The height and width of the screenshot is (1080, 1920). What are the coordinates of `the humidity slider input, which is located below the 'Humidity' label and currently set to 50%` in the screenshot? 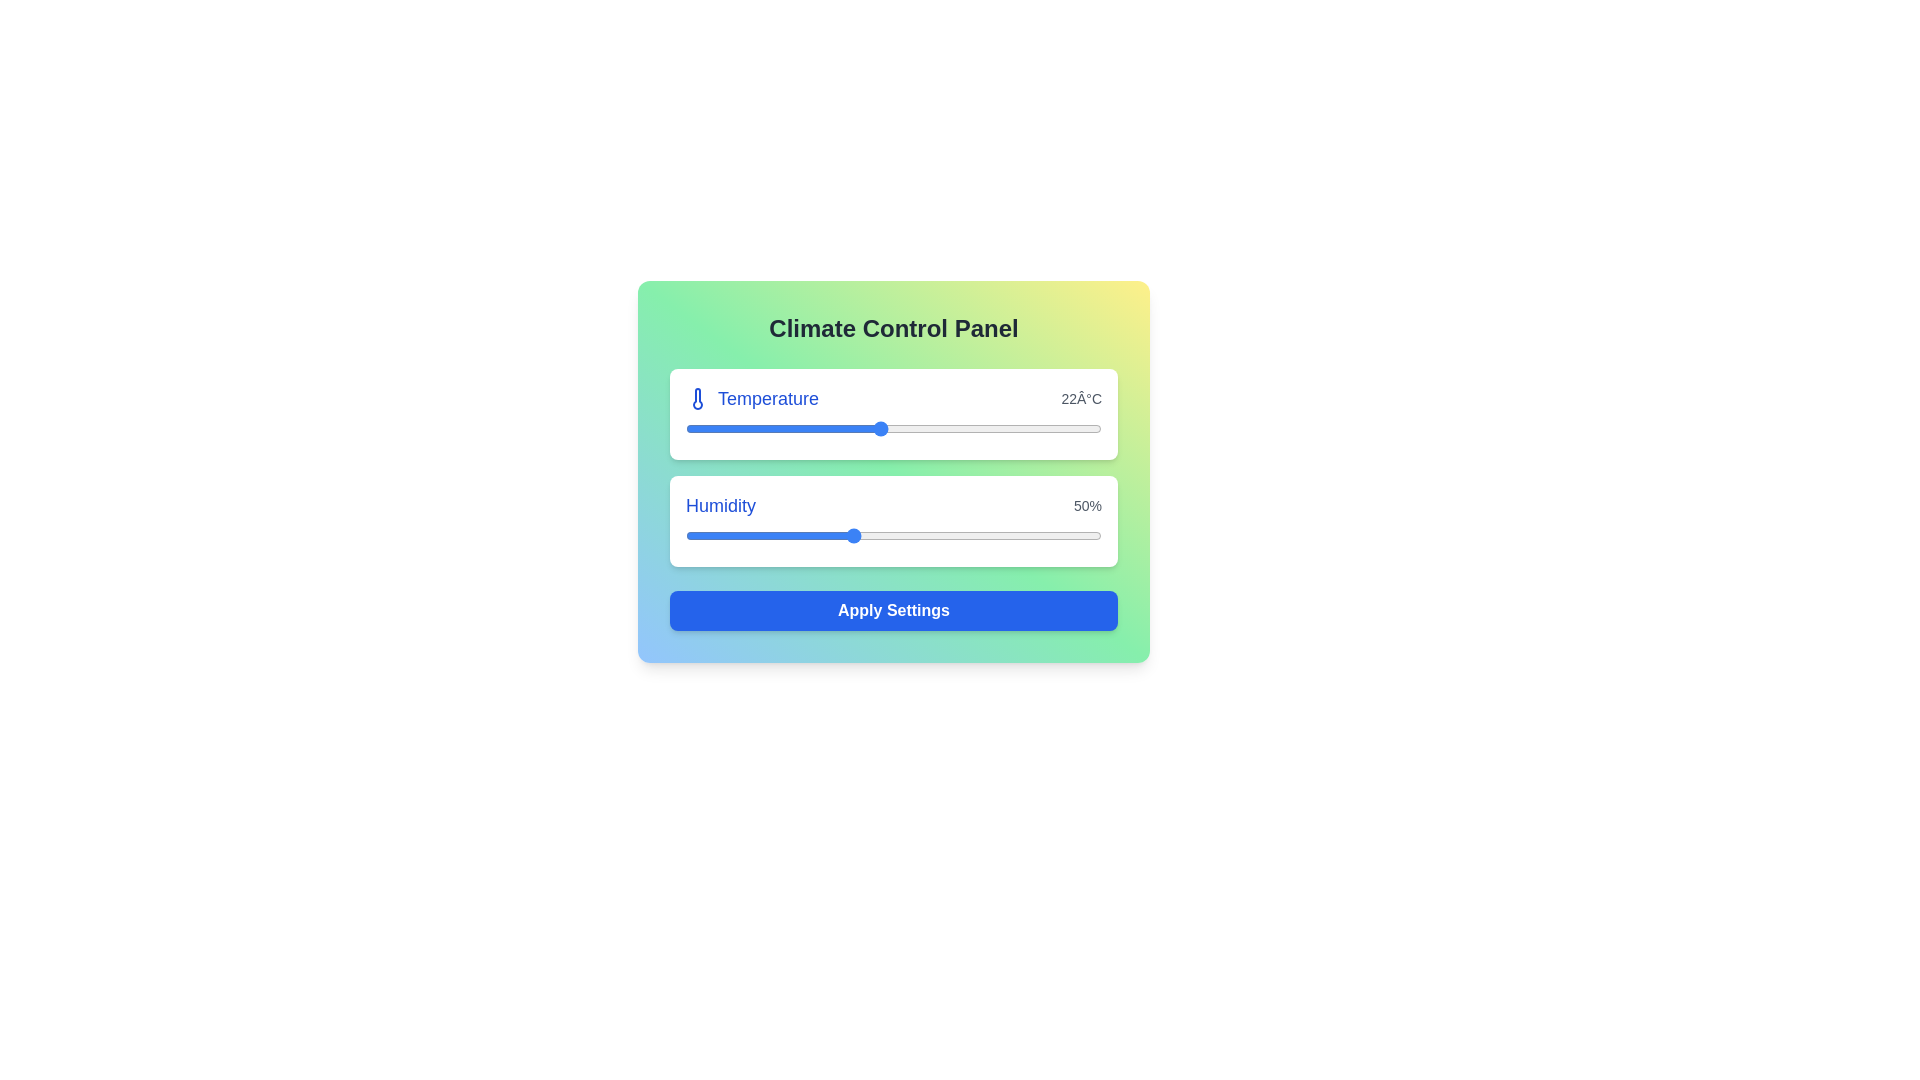 It's located at (892, 535).